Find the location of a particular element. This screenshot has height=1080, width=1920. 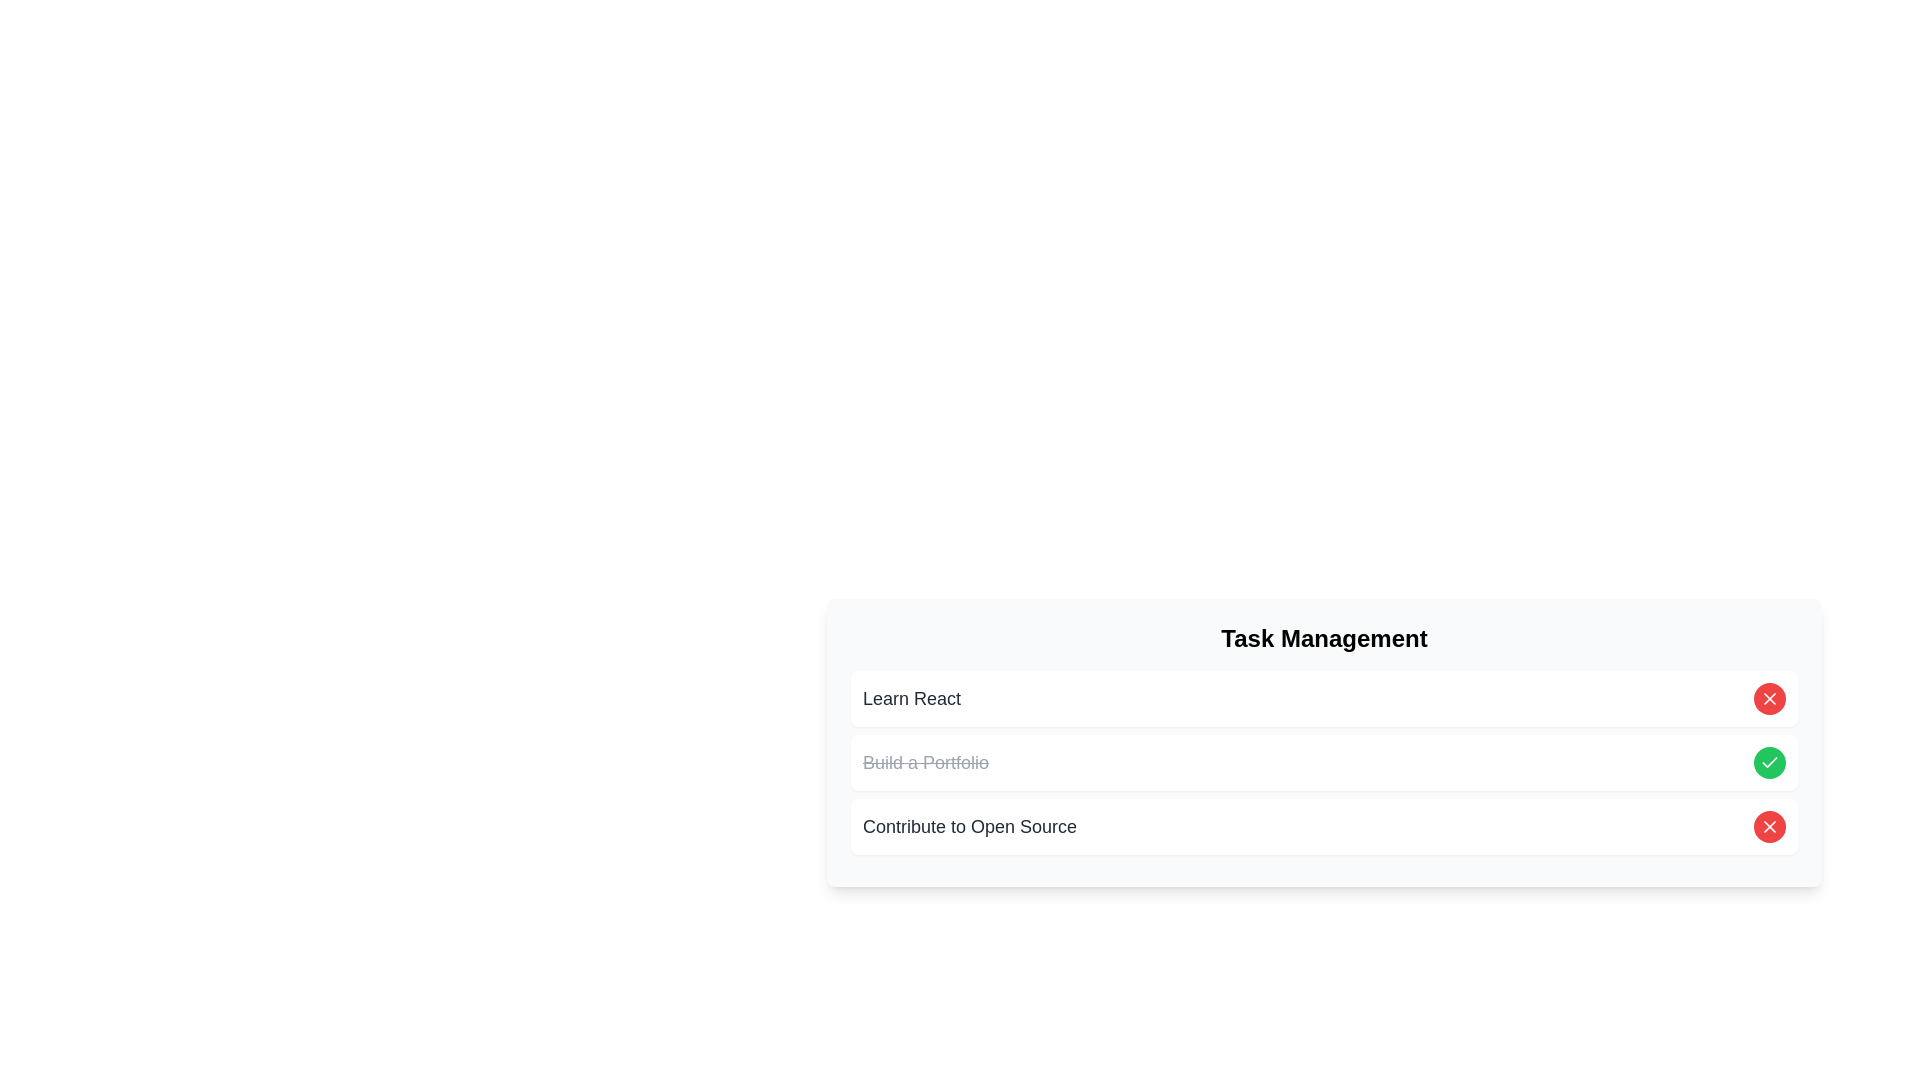

the 'Learn React' text label, which is the first item in the task management list and aligns to the left within its card component is located at coordinates (911, 697).